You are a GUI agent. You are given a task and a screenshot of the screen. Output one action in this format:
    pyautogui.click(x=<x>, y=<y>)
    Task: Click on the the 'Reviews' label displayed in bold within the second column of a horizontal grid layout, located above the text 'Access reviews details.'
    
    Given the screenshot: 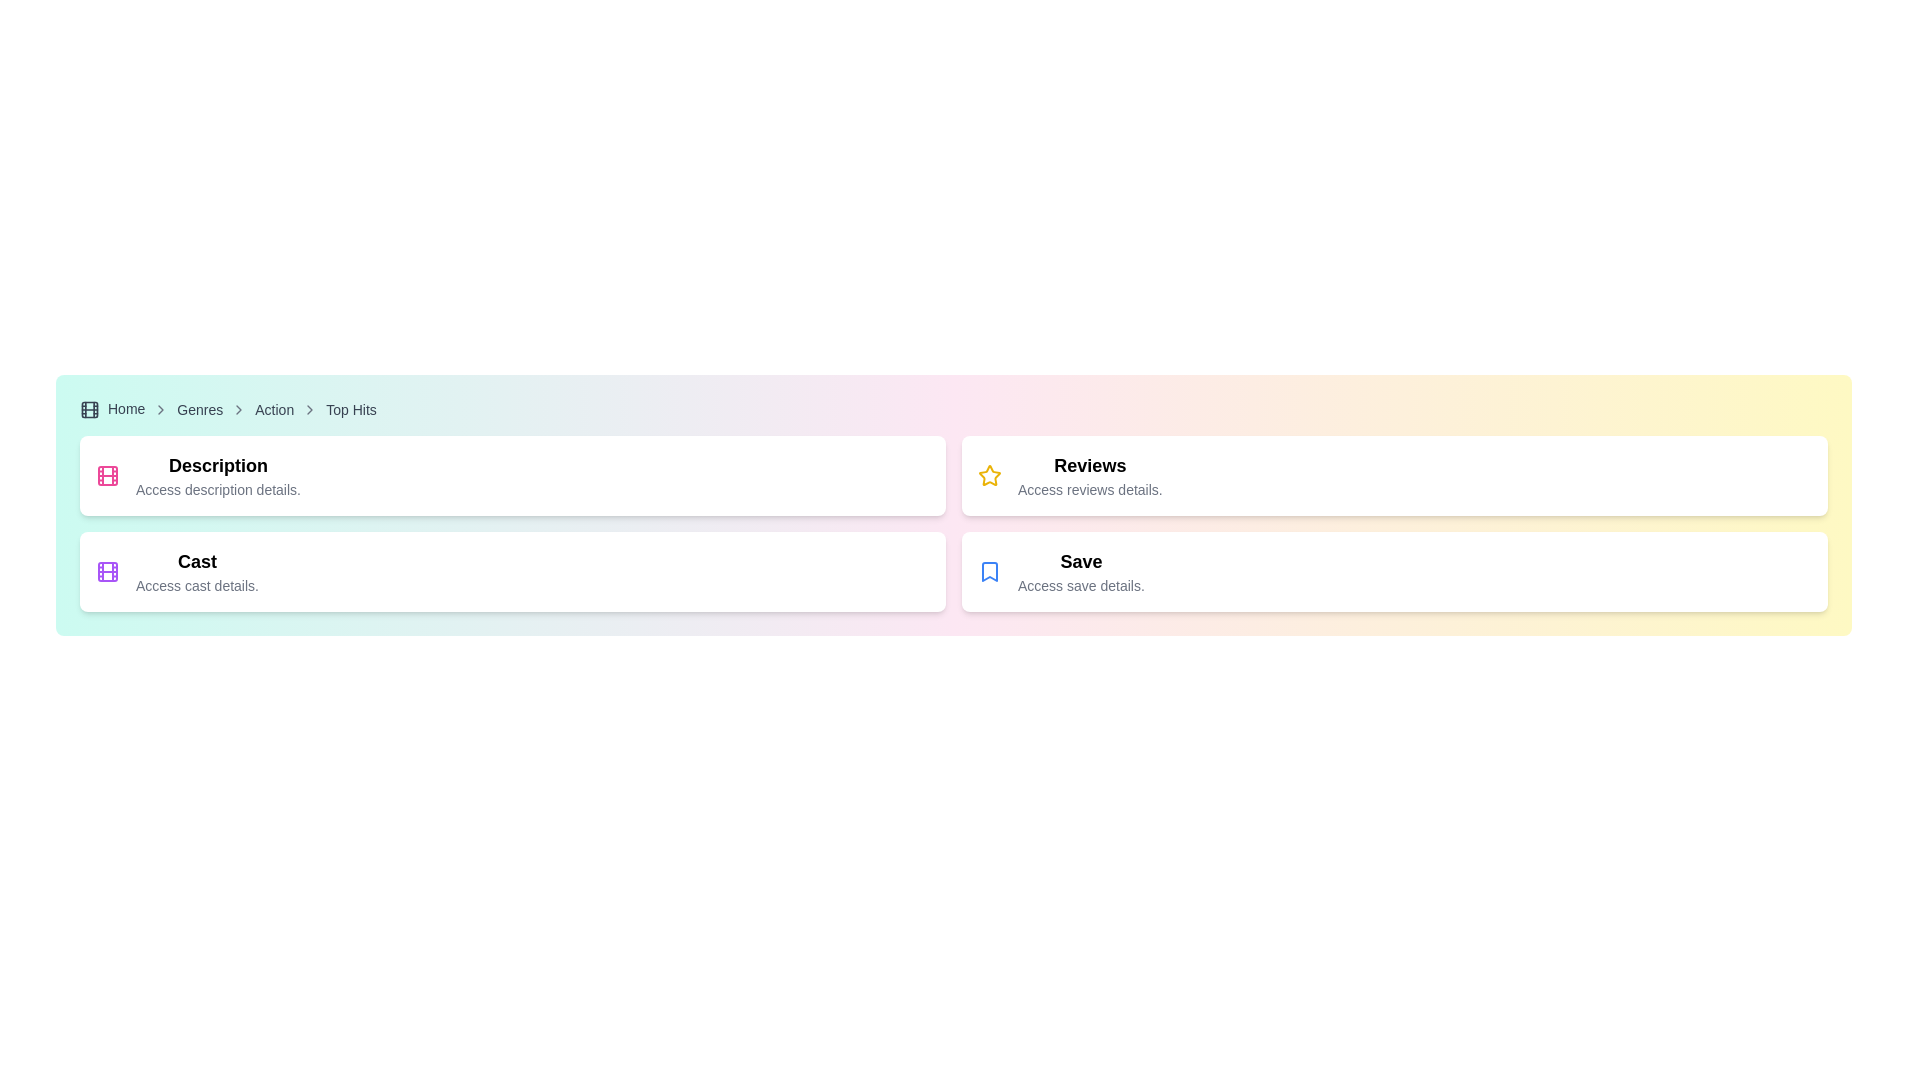 What is the action you would take?
    pyautogui.click(x=1089, y=466)
    